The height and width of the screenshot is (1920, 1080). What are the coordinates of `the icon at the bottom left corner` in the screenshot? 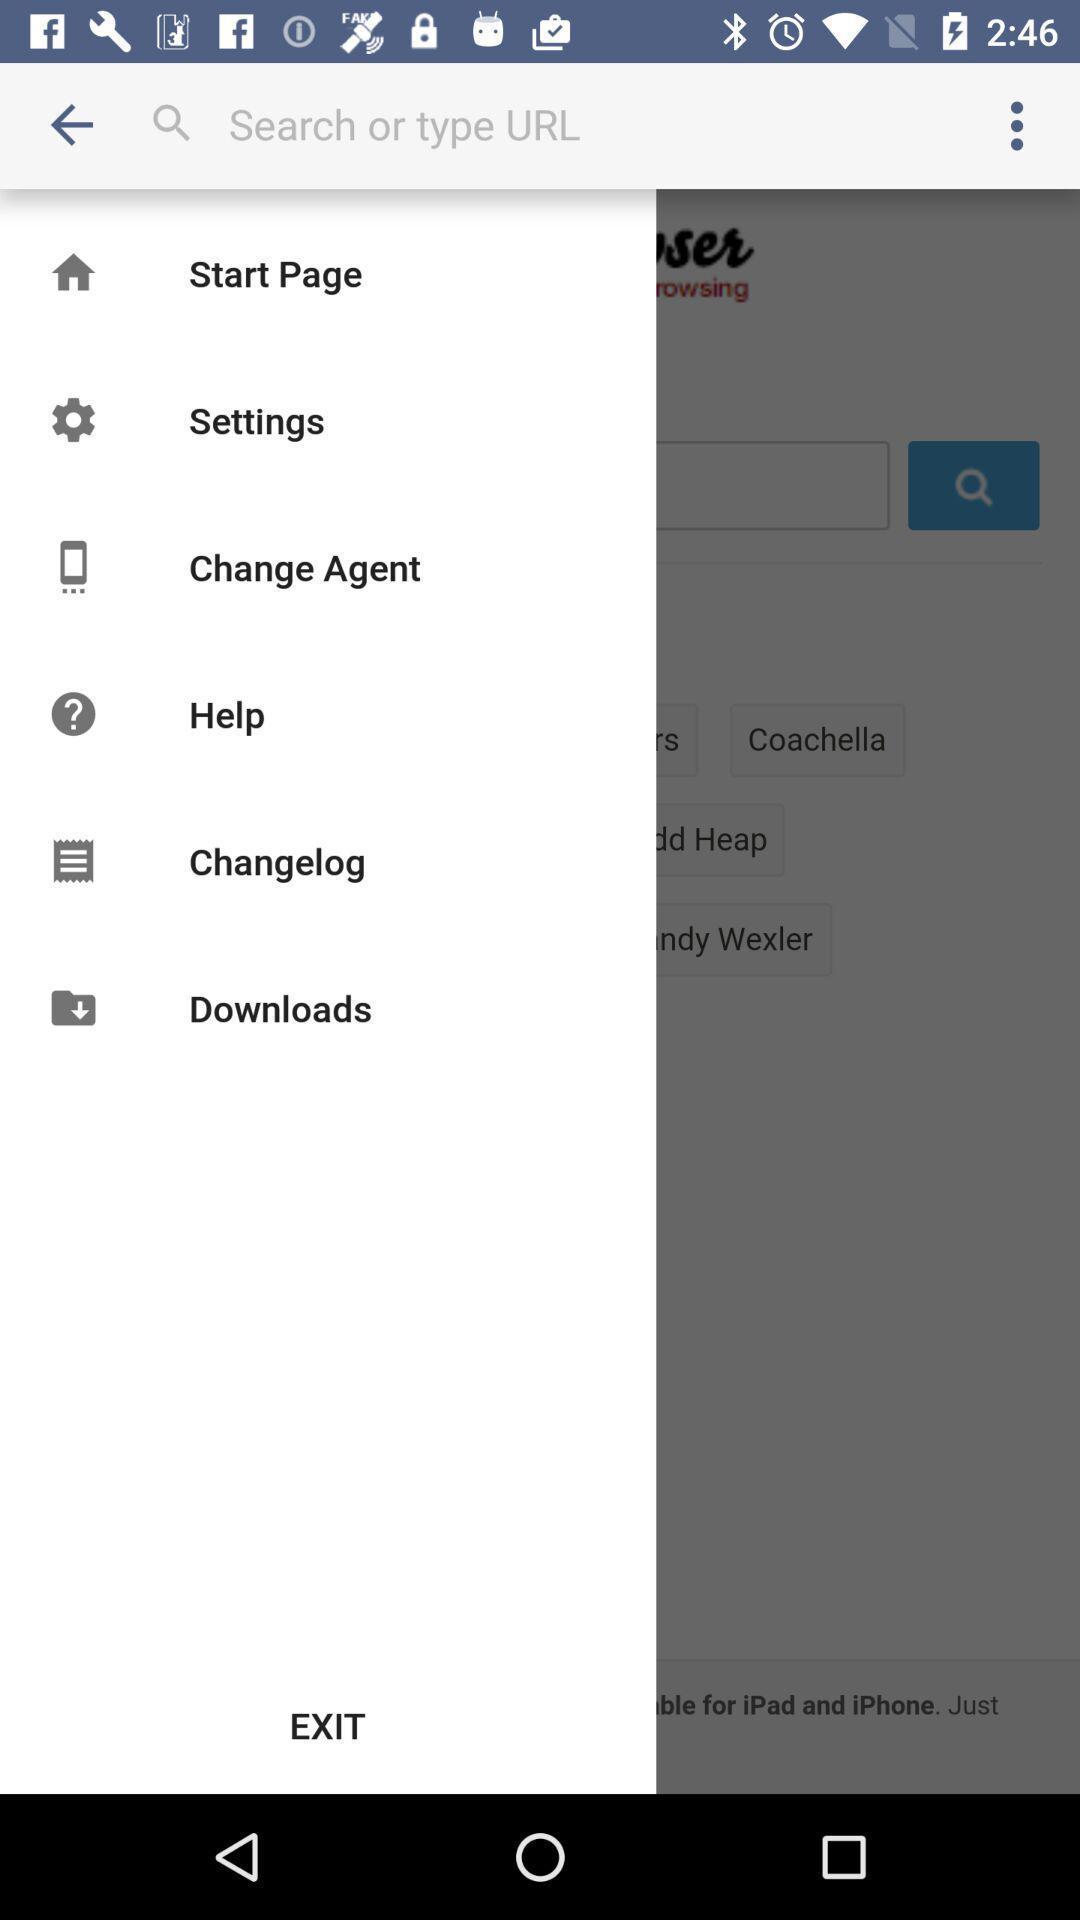 It's located at (327, 1724).